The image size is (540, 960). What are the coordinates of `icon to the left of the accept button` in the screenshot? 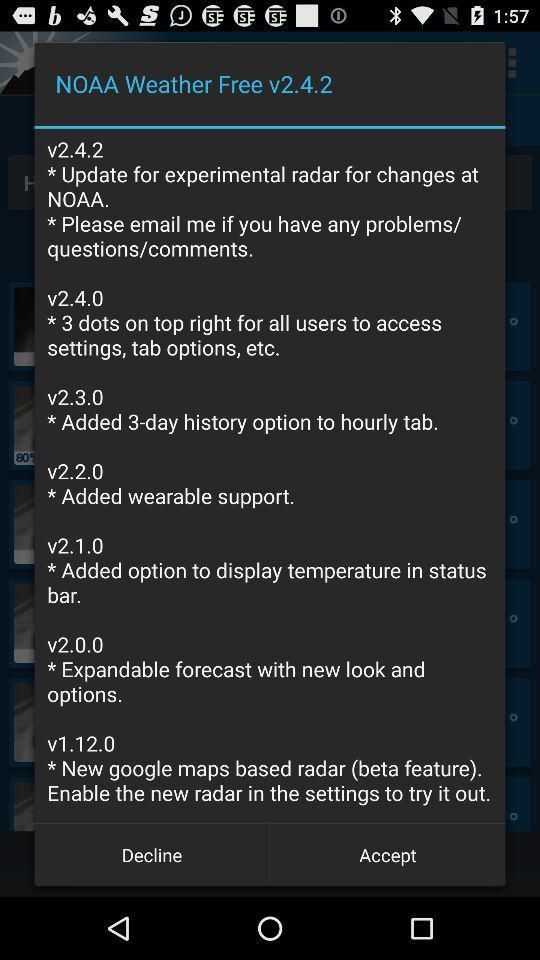 It's located at (151, 853).